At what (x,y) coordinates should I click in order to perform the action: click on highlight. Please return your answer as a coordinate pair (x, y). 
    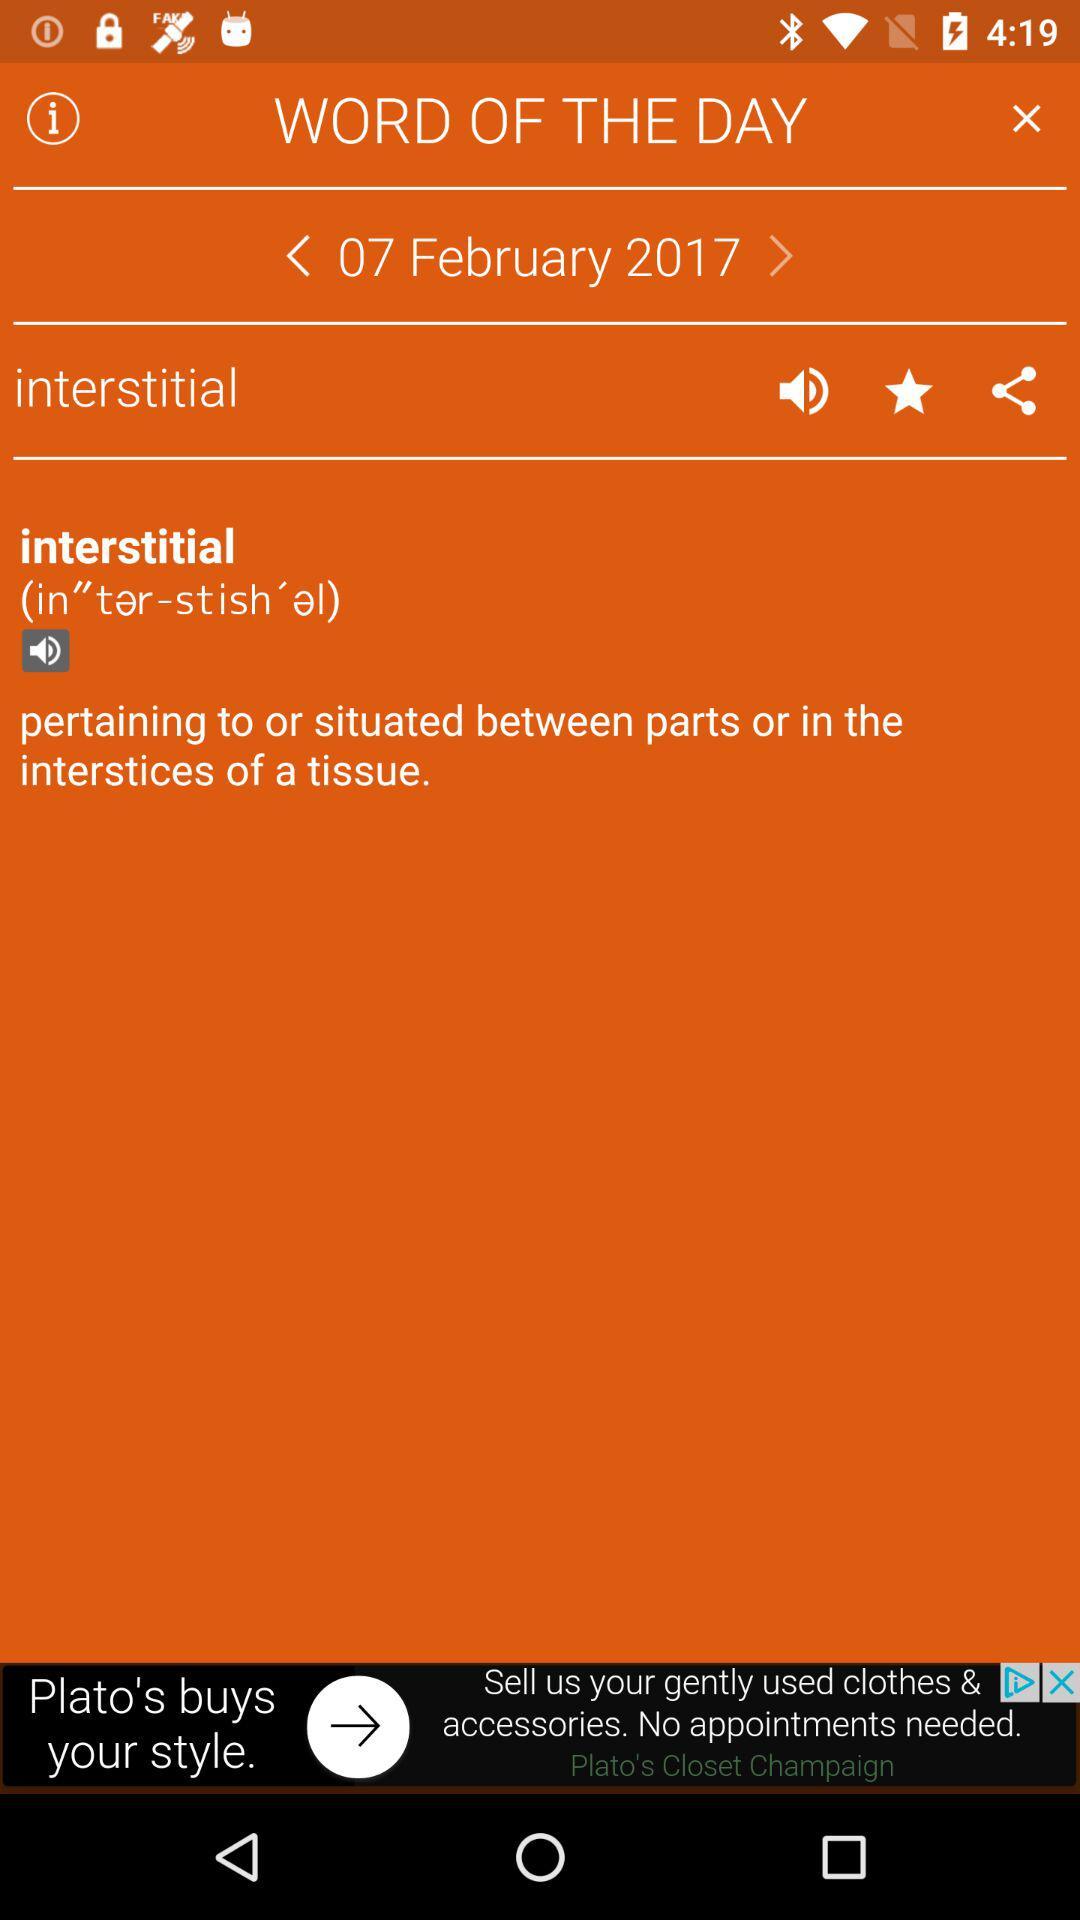
    Looking at the image, I should click on (909, 390).